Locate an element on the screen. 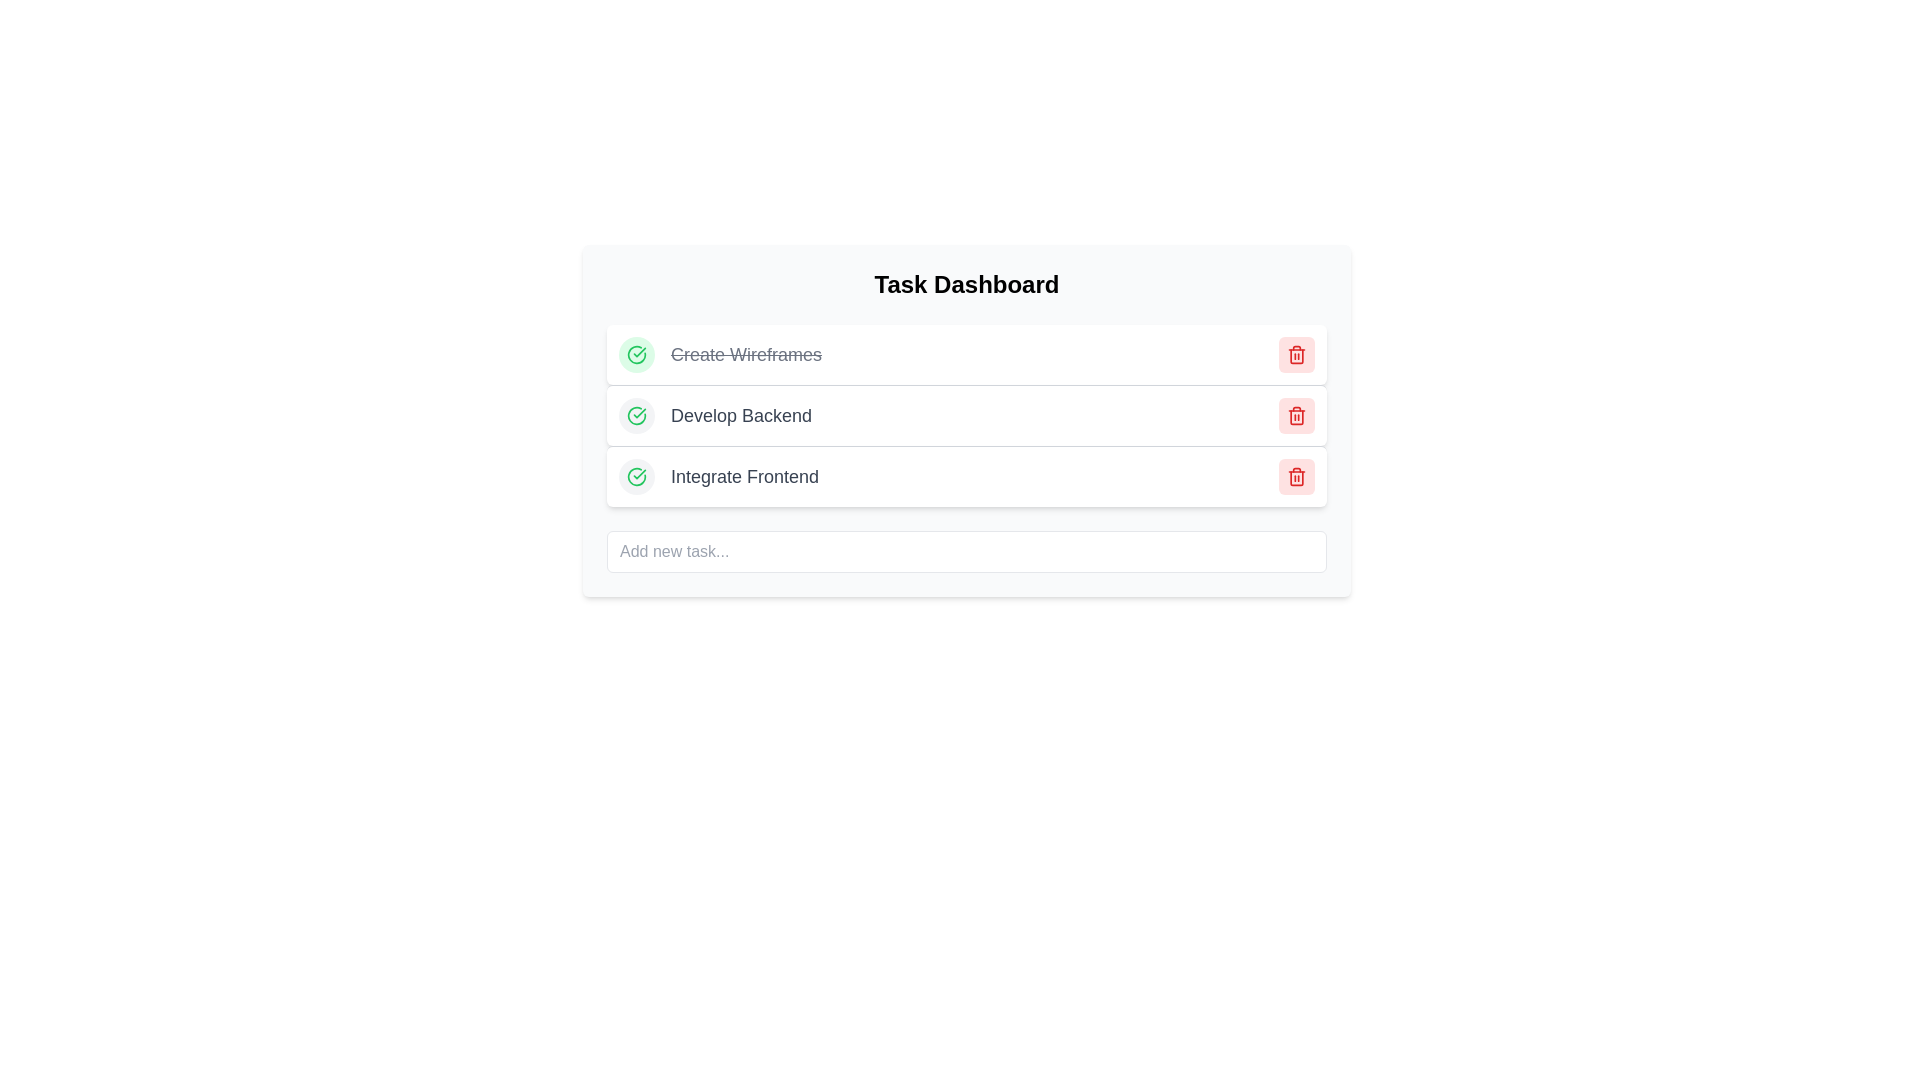 This screenshot has width=1920, height=1080. the details of the completed task entry, which is the first entry in the task dashboard marked with crossed-out text is located at coordinates (720, 353).